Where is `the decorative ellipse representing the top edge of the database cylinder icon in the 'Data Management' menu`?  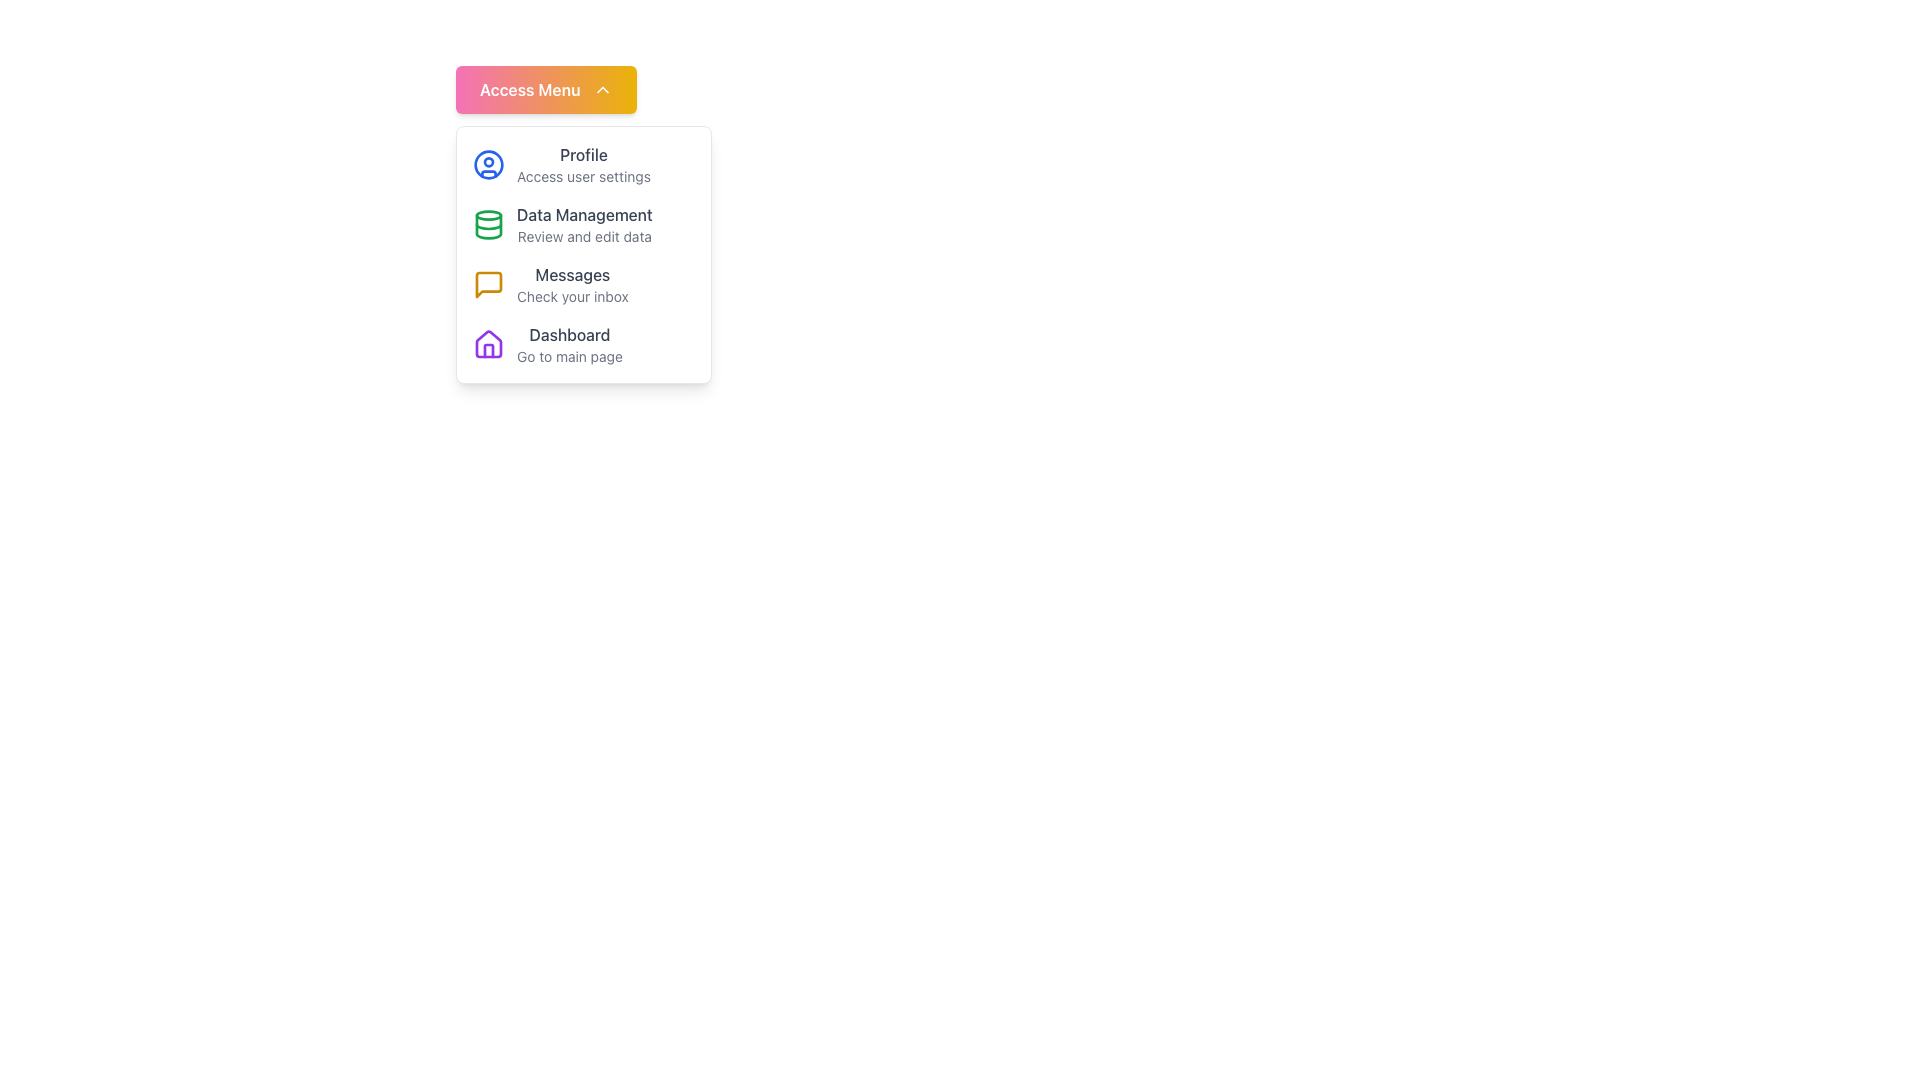
the decorative ellipse representing the top edge of the database cylinder icon in the 'Data Management' menu is located at coordinates (489, 215).